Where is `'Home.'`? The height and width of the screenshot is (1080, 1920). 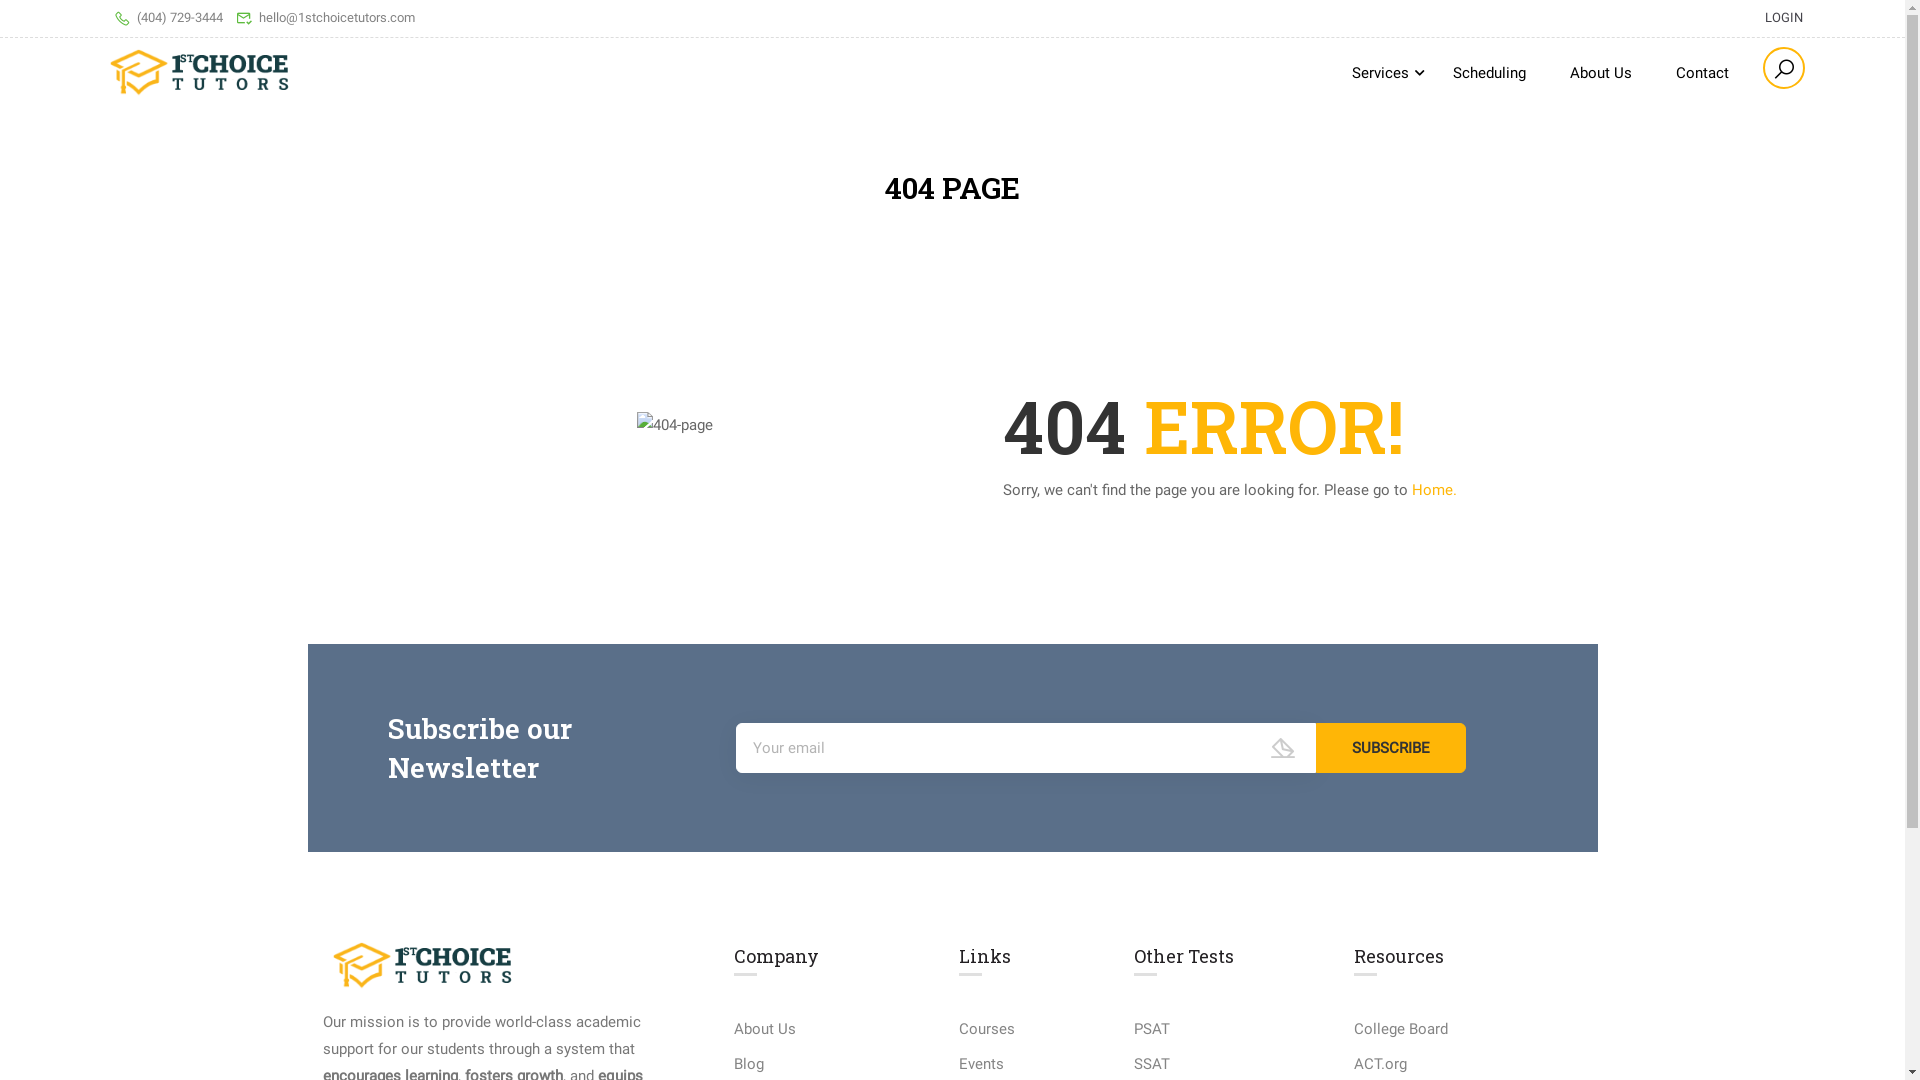
'Home.' is located at coordinates (1433, 489).